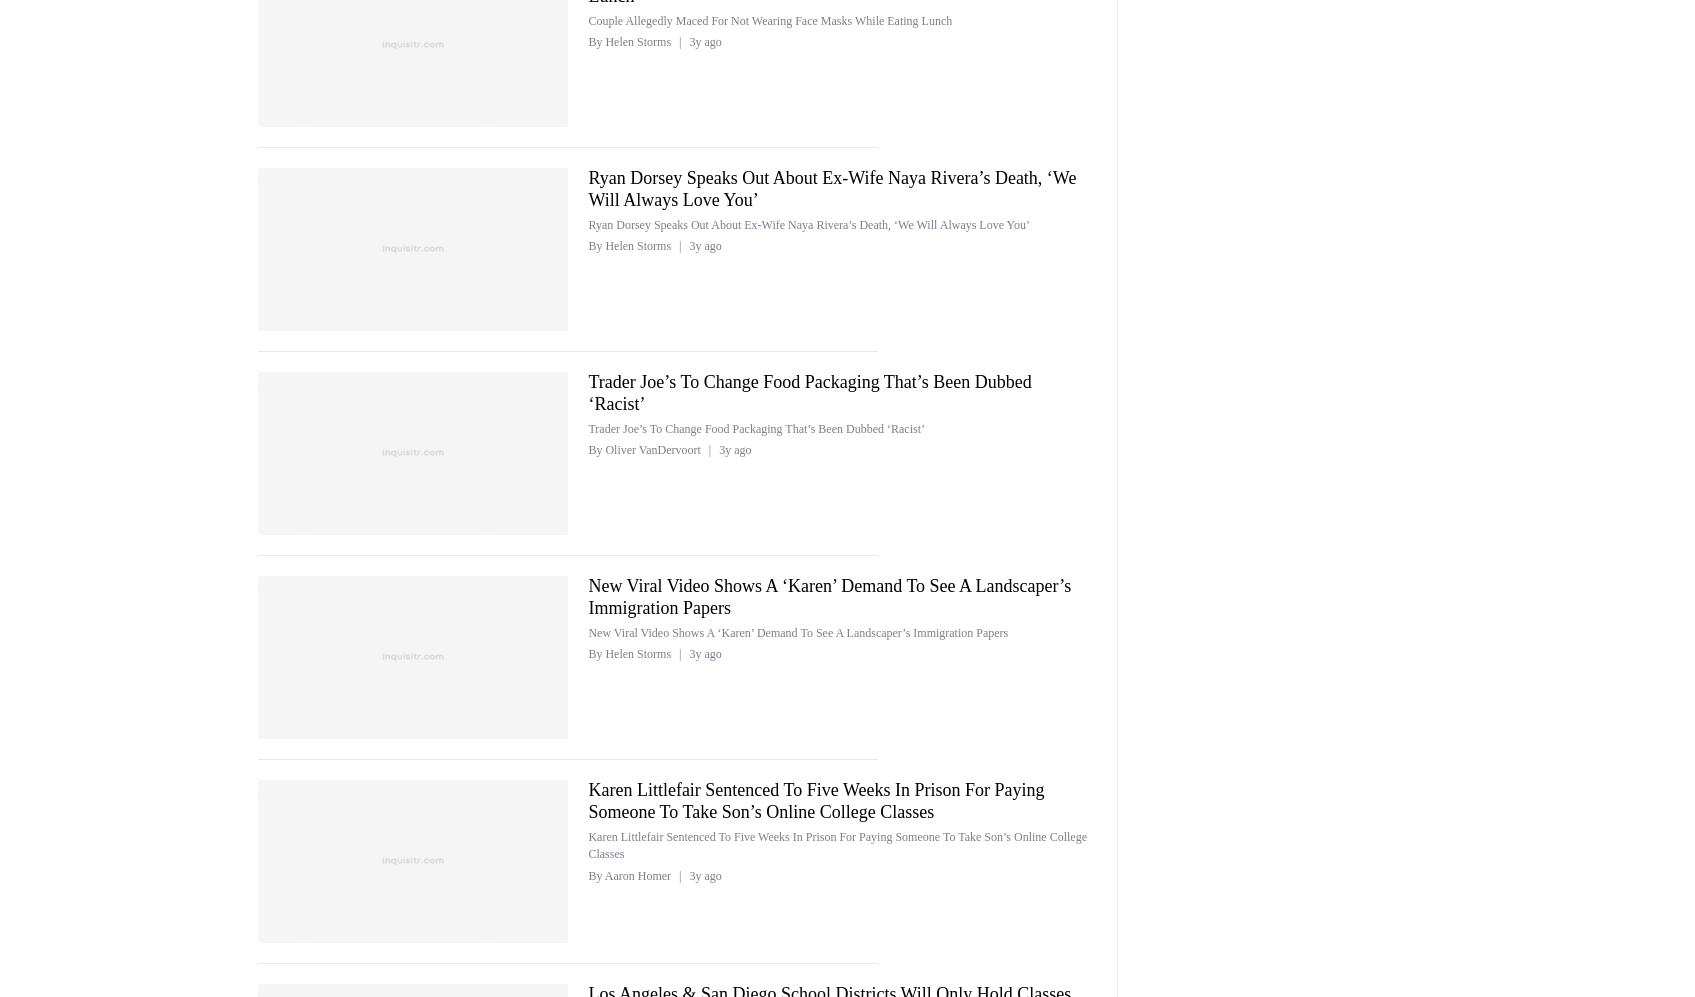 The width and height of the screenshot is (1695, 997). What do you see at coordinates (769, 20) in the screenshot?
I see `'Couple Allegedly Maced For Not Wearing Face Masks While Eating Lunch'` at bounding box center [769, 20].